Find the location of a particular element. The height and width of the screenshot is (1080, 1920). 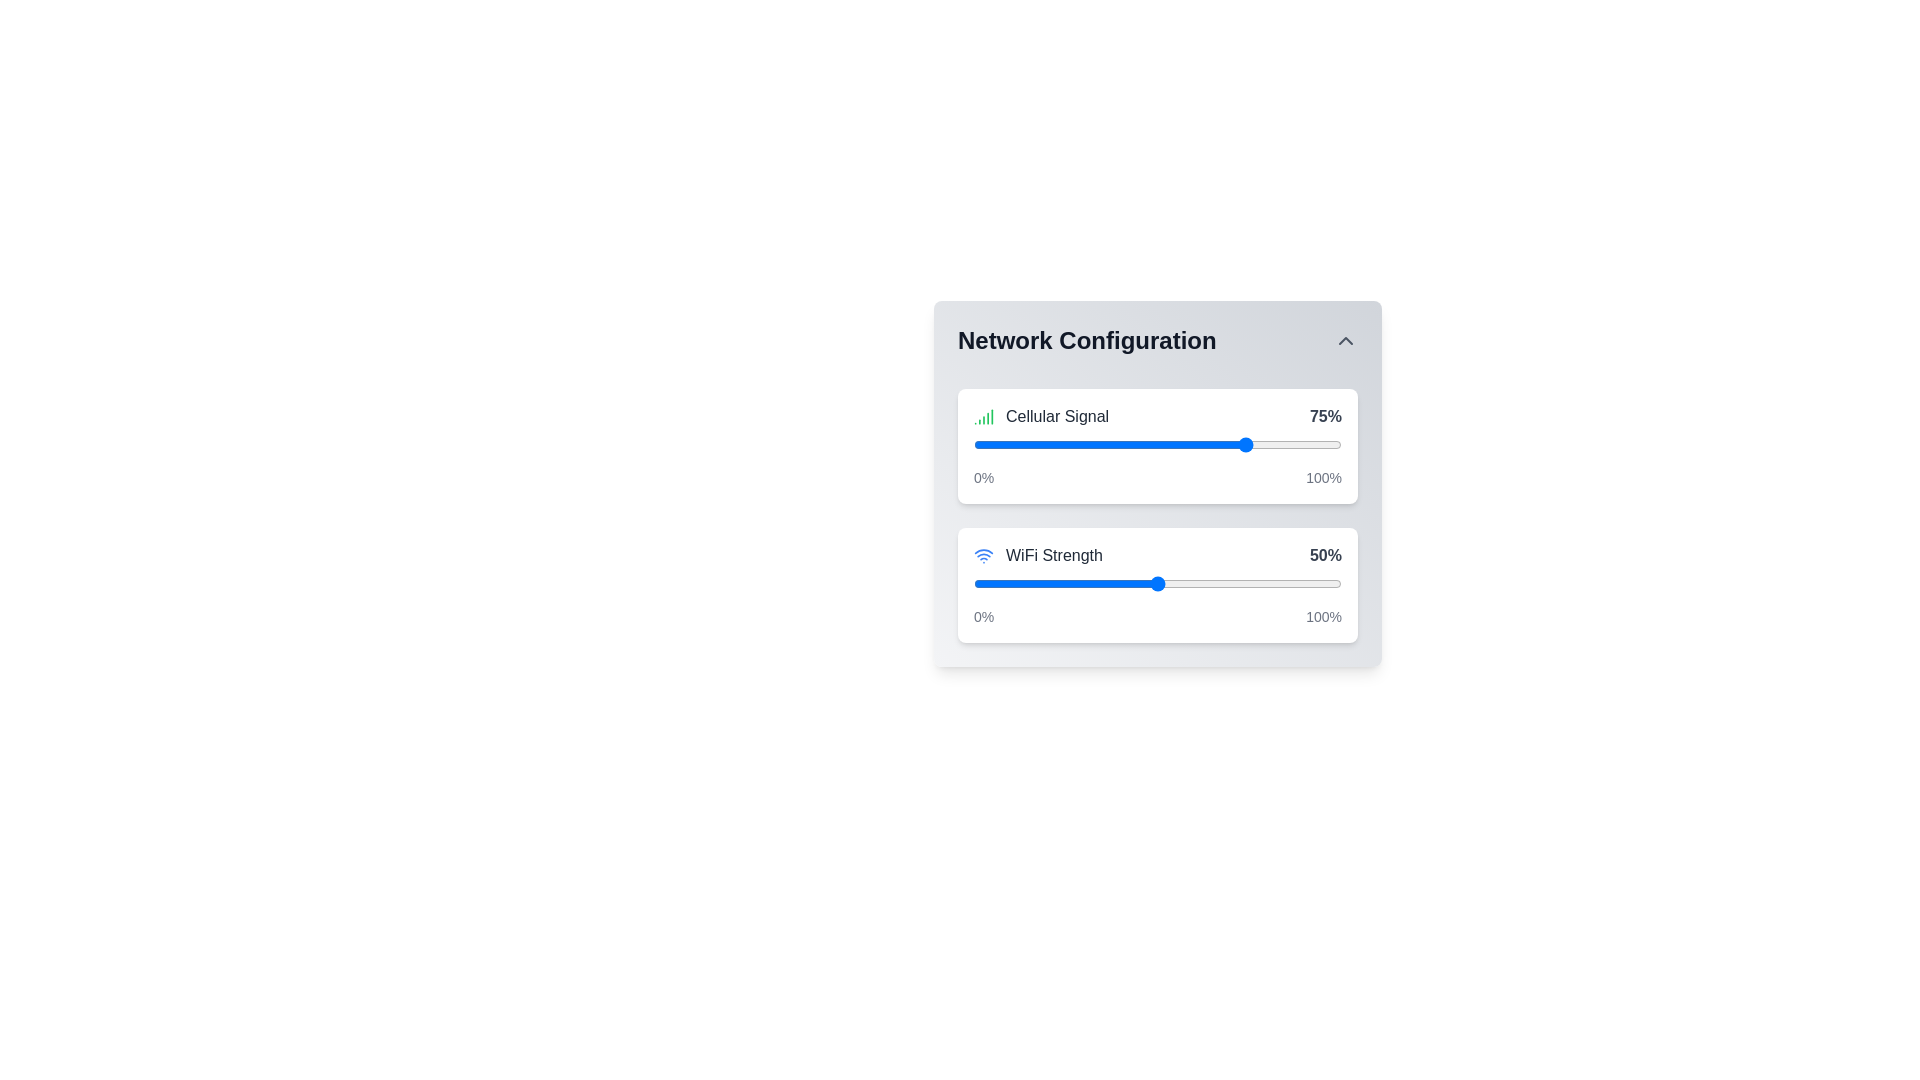

the 'Cellular Signal' label, which is styled in dark gray and located next to the green cellular signal icon under the 'Network Configuration' section is located at coordinates (1056, 415).